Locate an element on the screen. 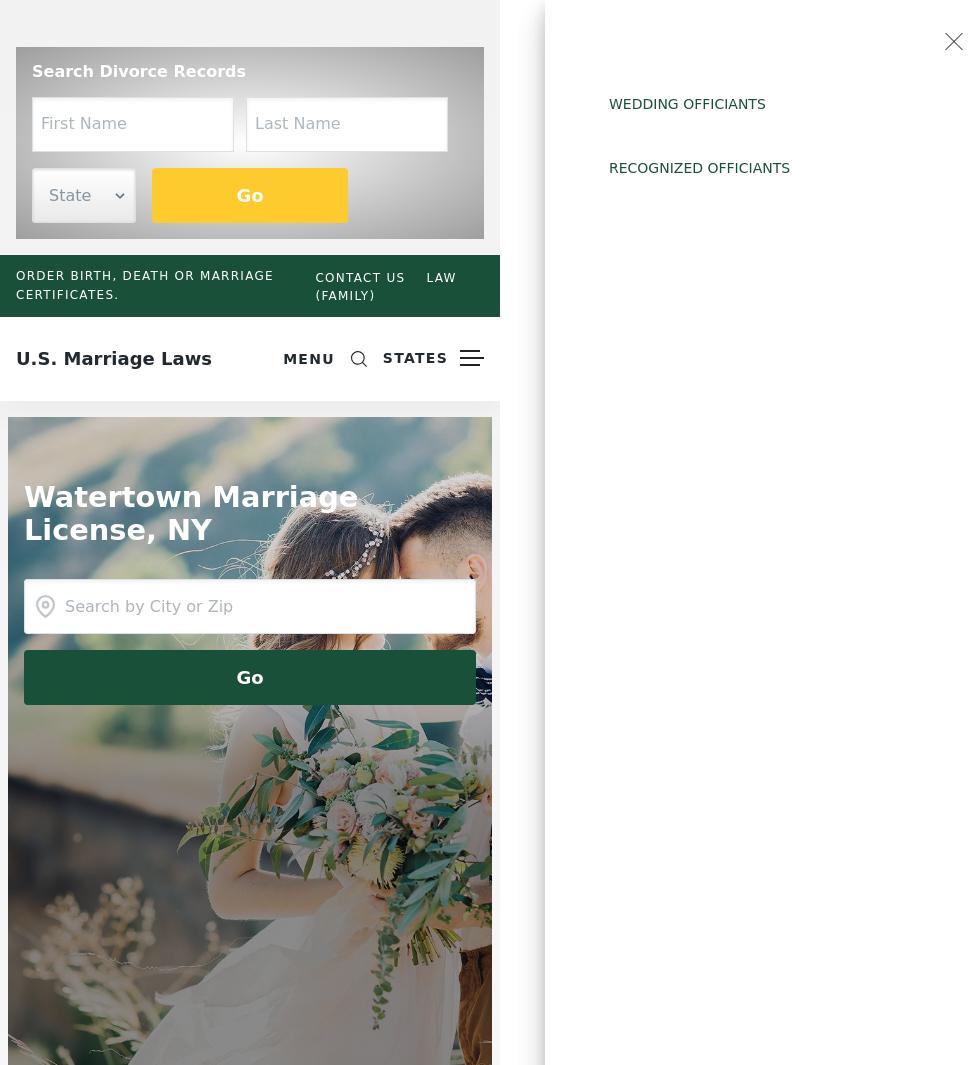 The width and height of the screenshot is (978, 1065). 'Maryland' is located at coordinates (648, 905).